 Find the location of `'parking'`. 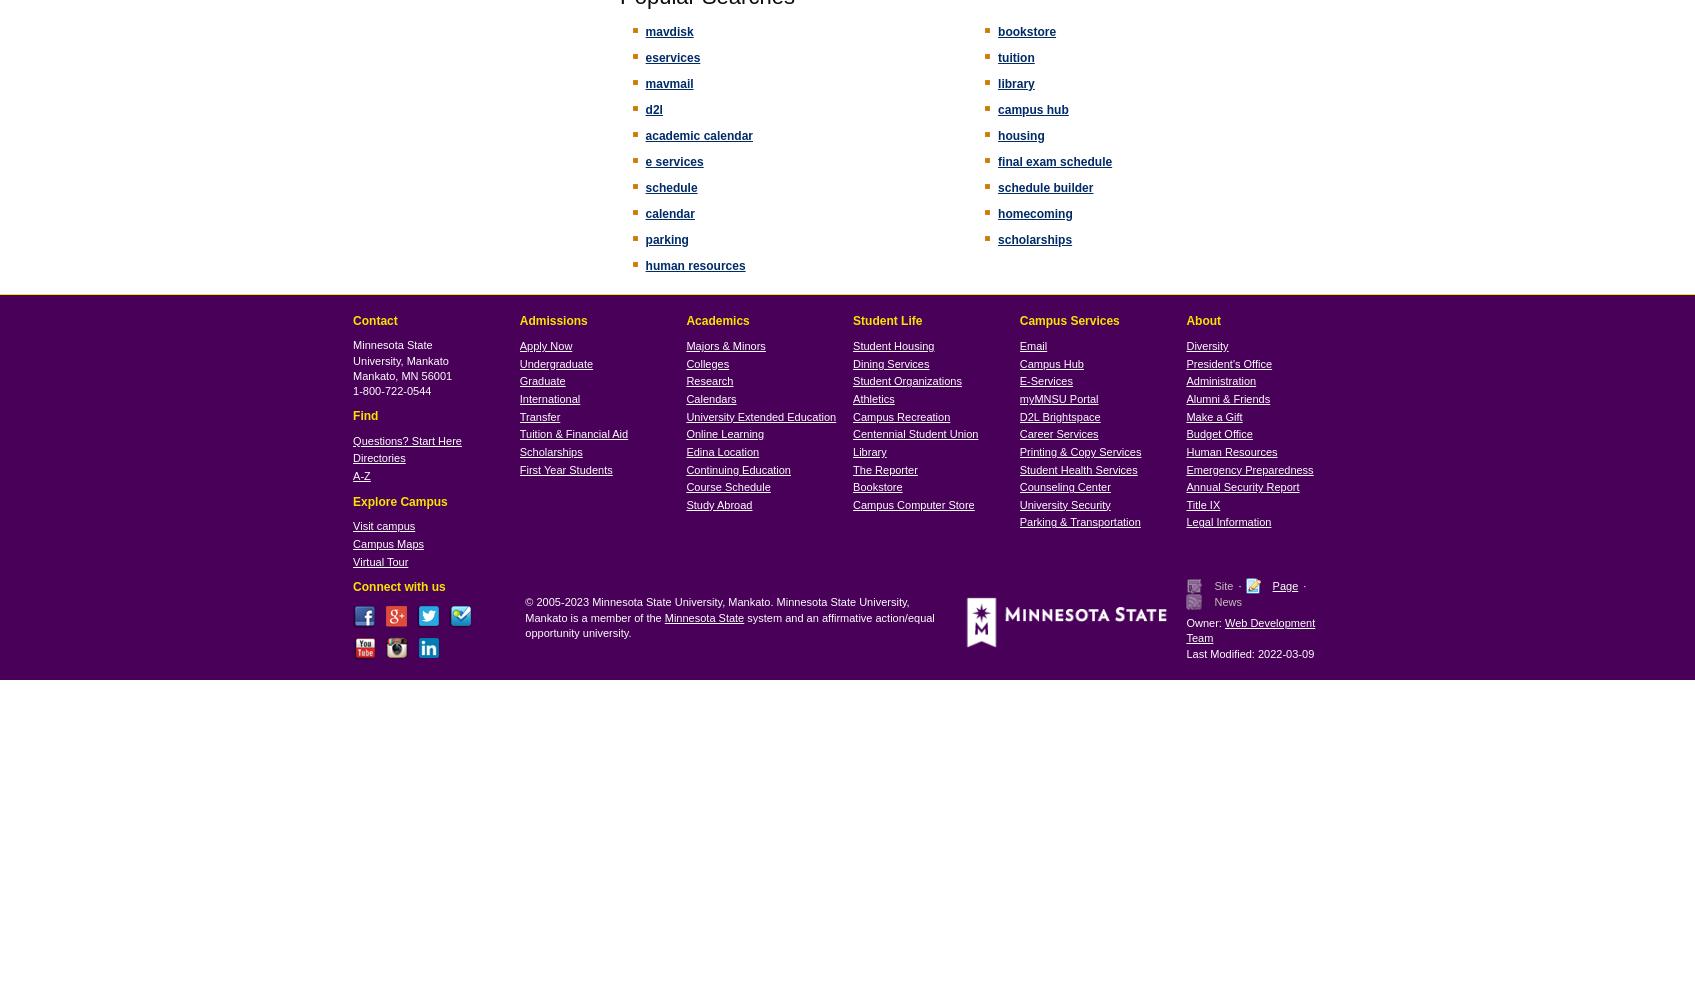

'parking' is located at coordinates (666, 238).